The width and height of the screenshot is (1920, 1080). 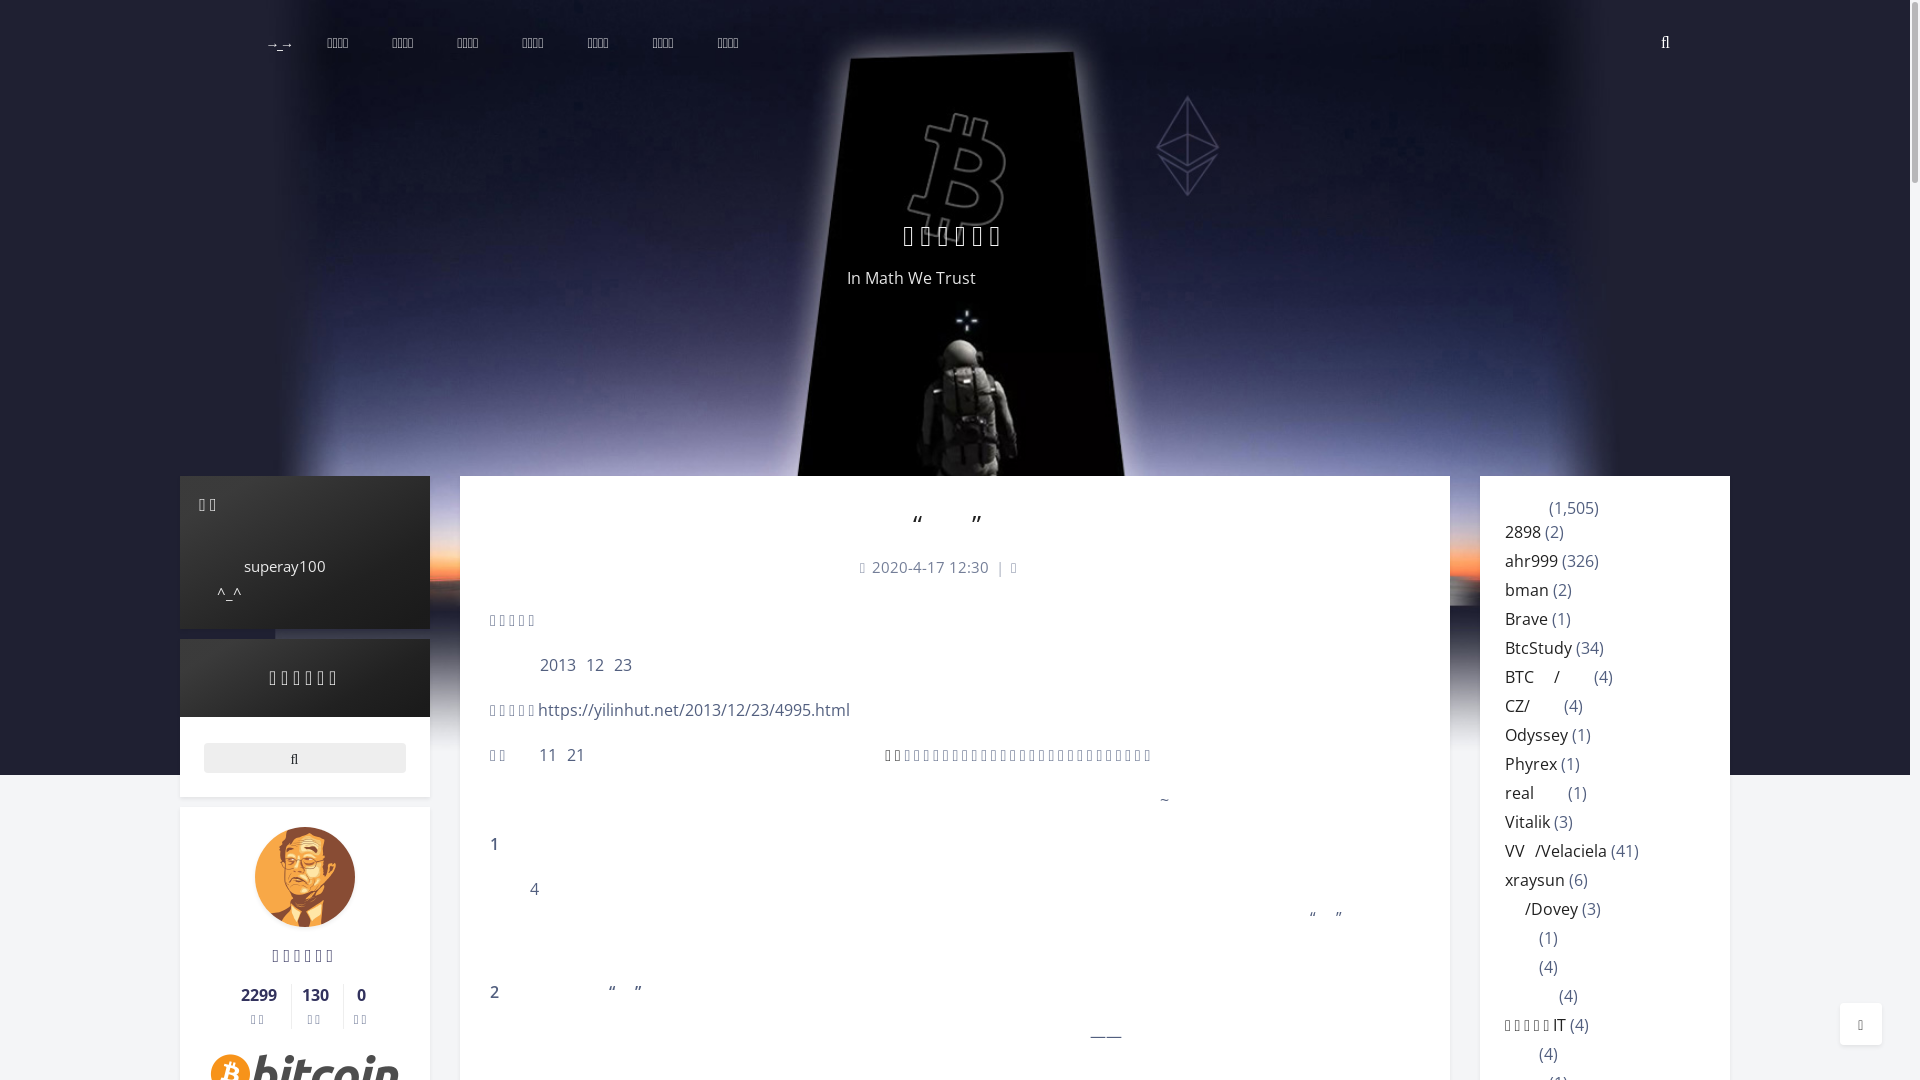 I want to click on 'BtcStudy', so click(x=1537, y=648).